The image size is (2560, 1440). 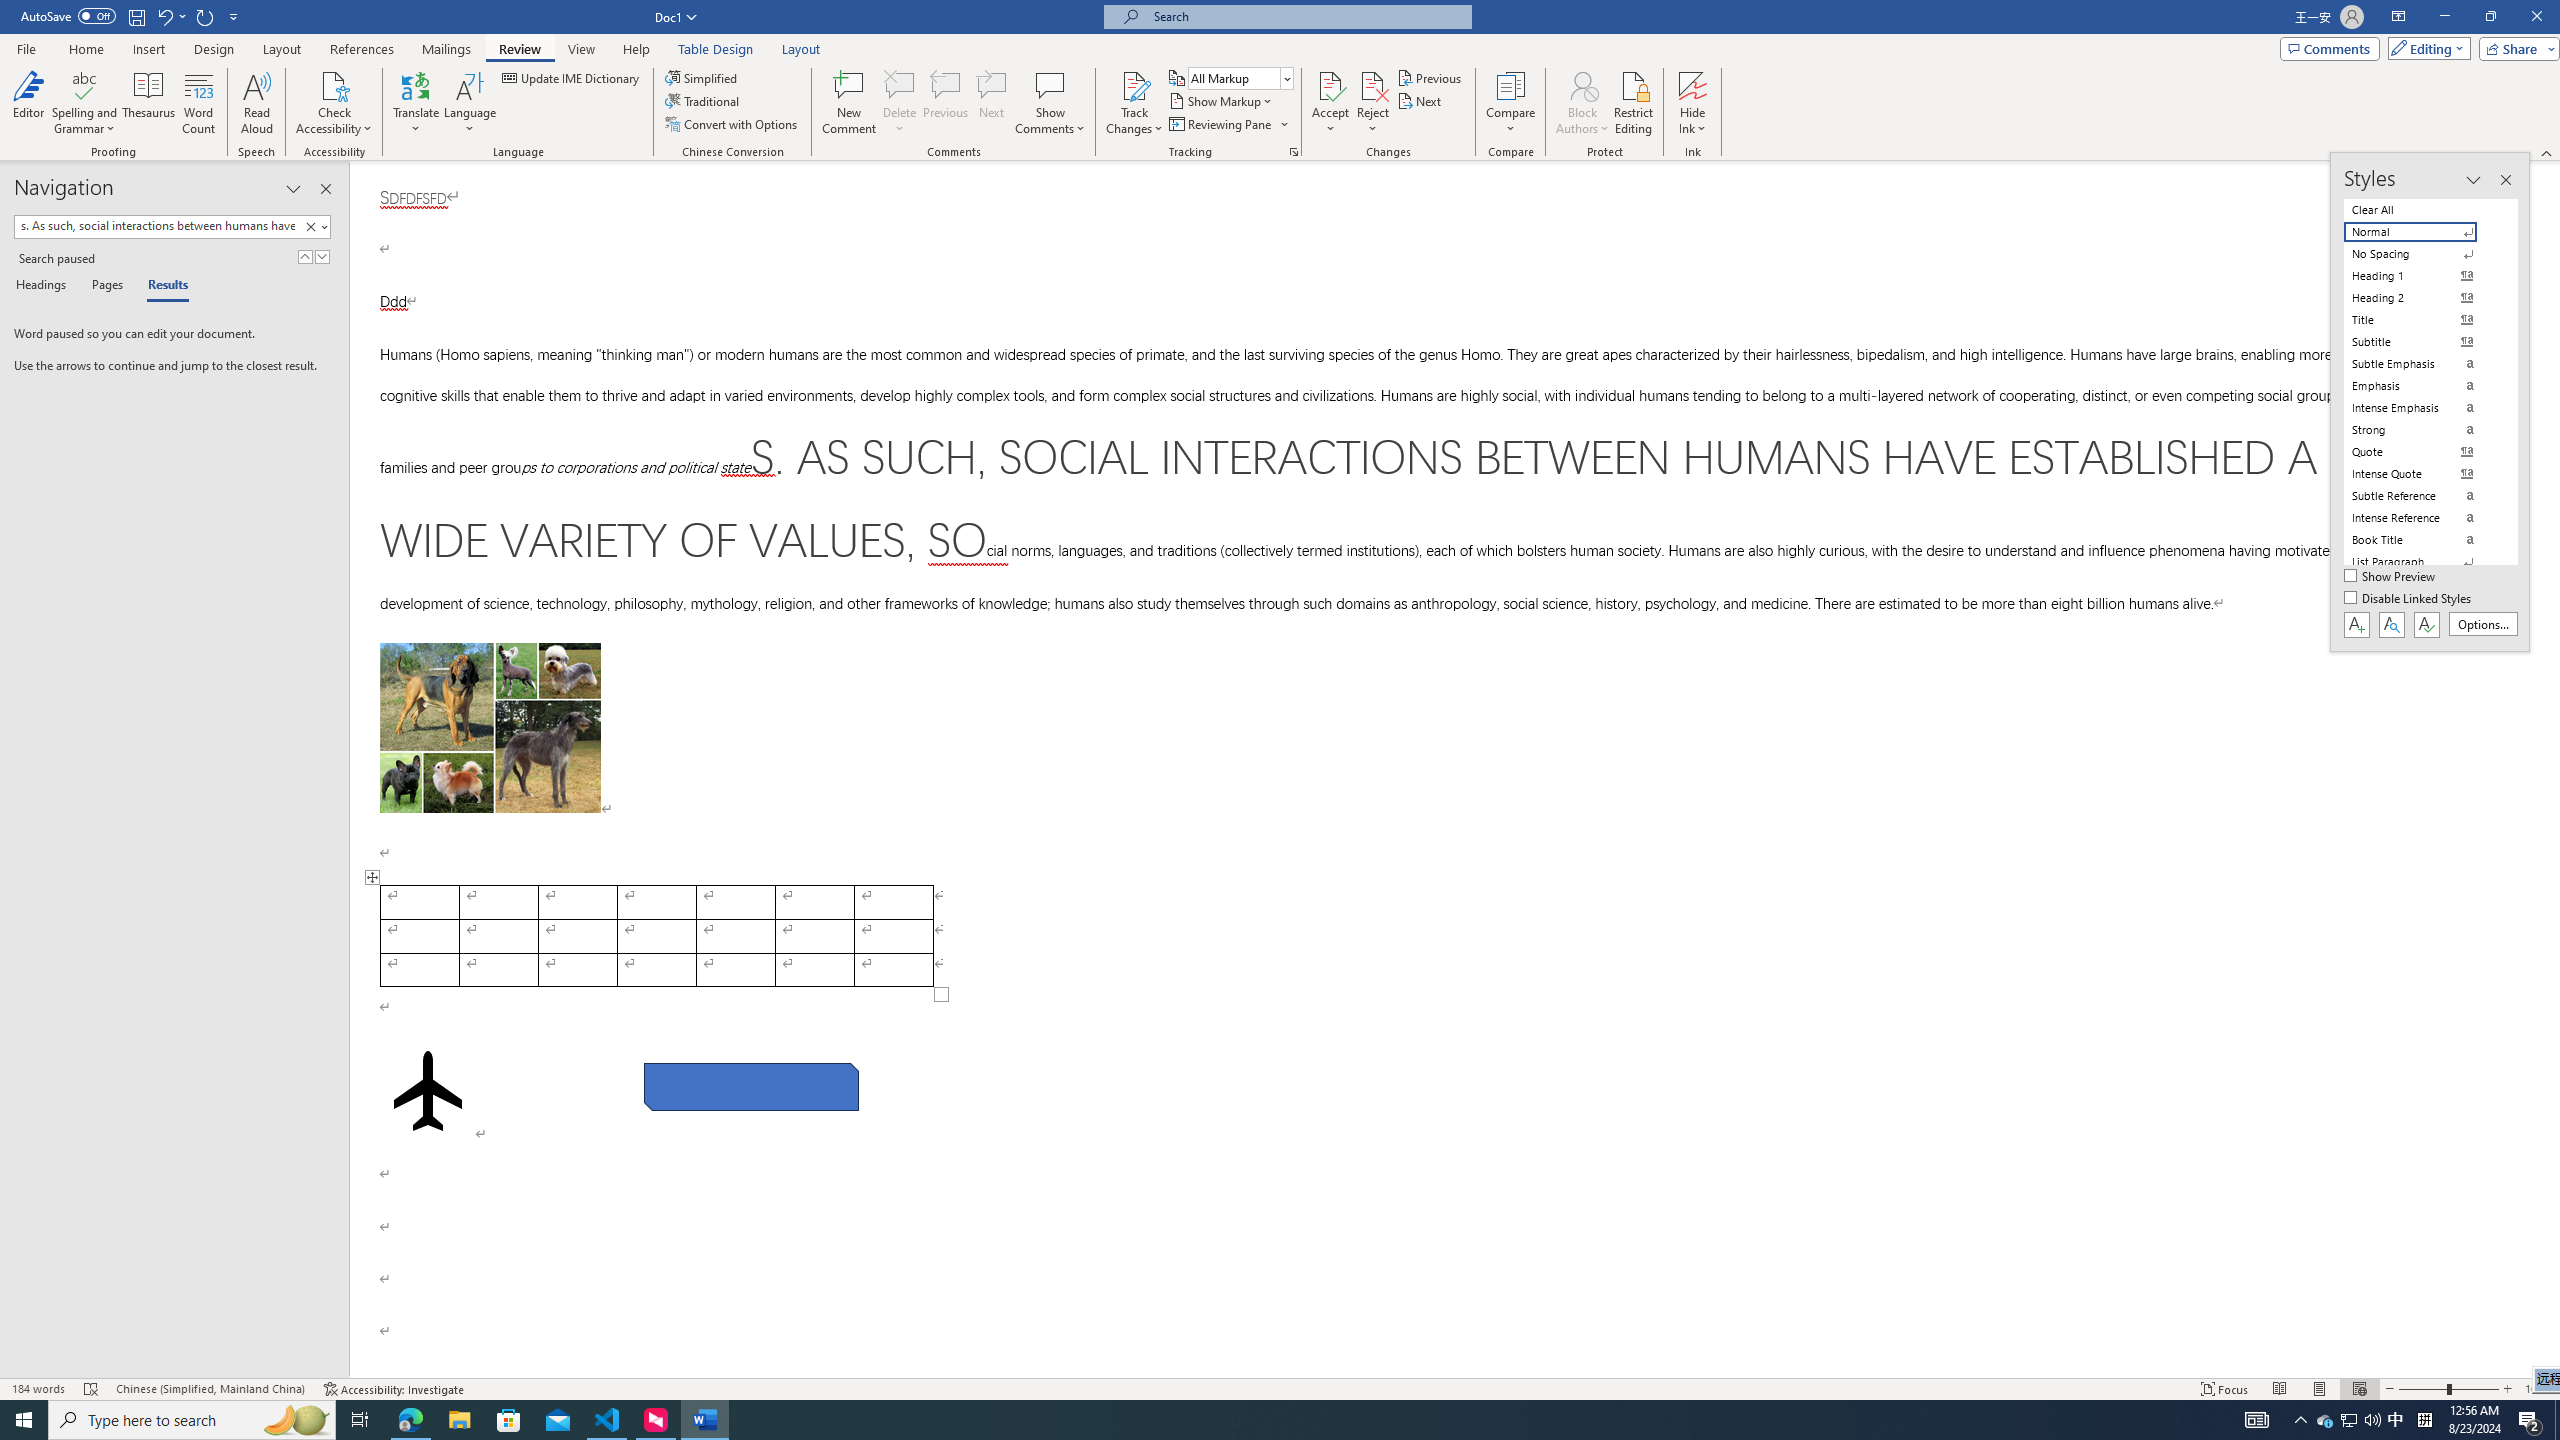 I want to click on 'Rectangle: Diagonal Corners Snipped 2', so click(x=751, y=1087).